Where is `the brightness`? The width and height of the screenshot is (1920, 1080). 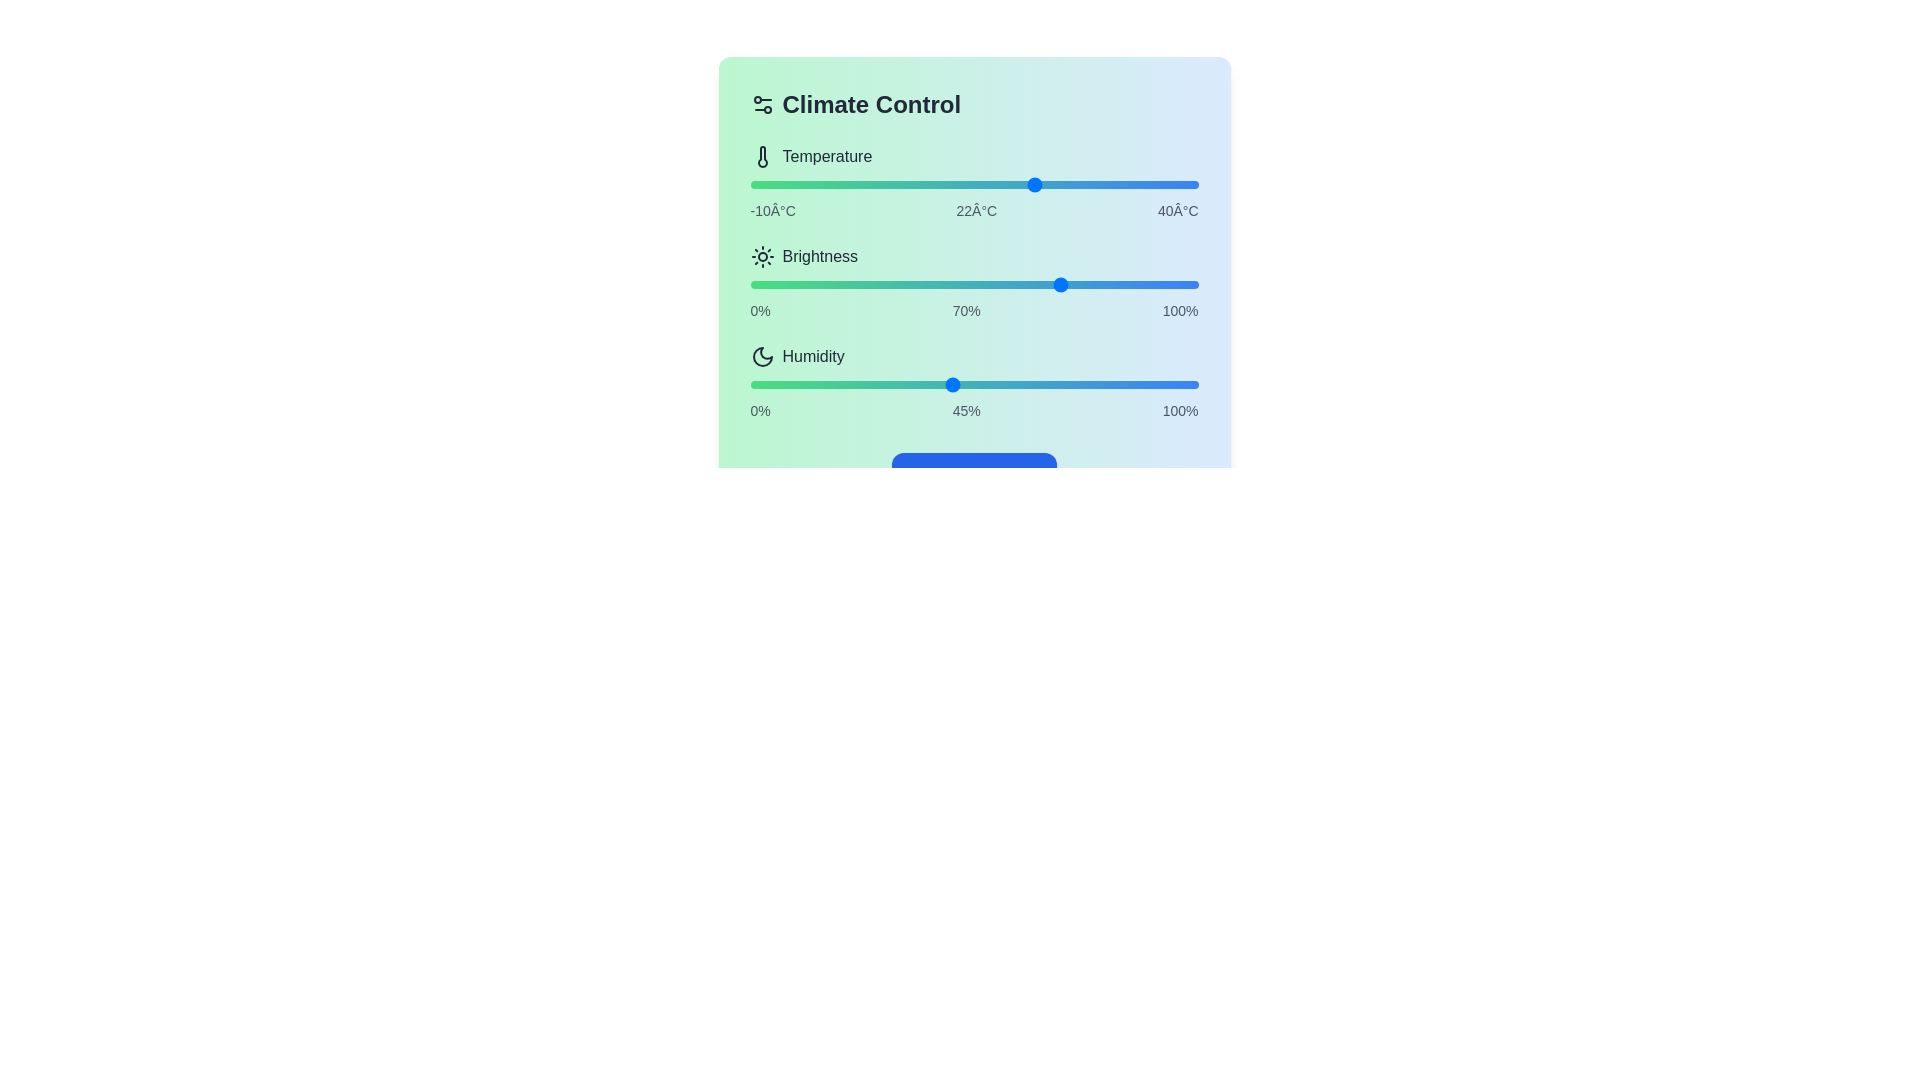
the brightness is located at coordinates (875, 285).